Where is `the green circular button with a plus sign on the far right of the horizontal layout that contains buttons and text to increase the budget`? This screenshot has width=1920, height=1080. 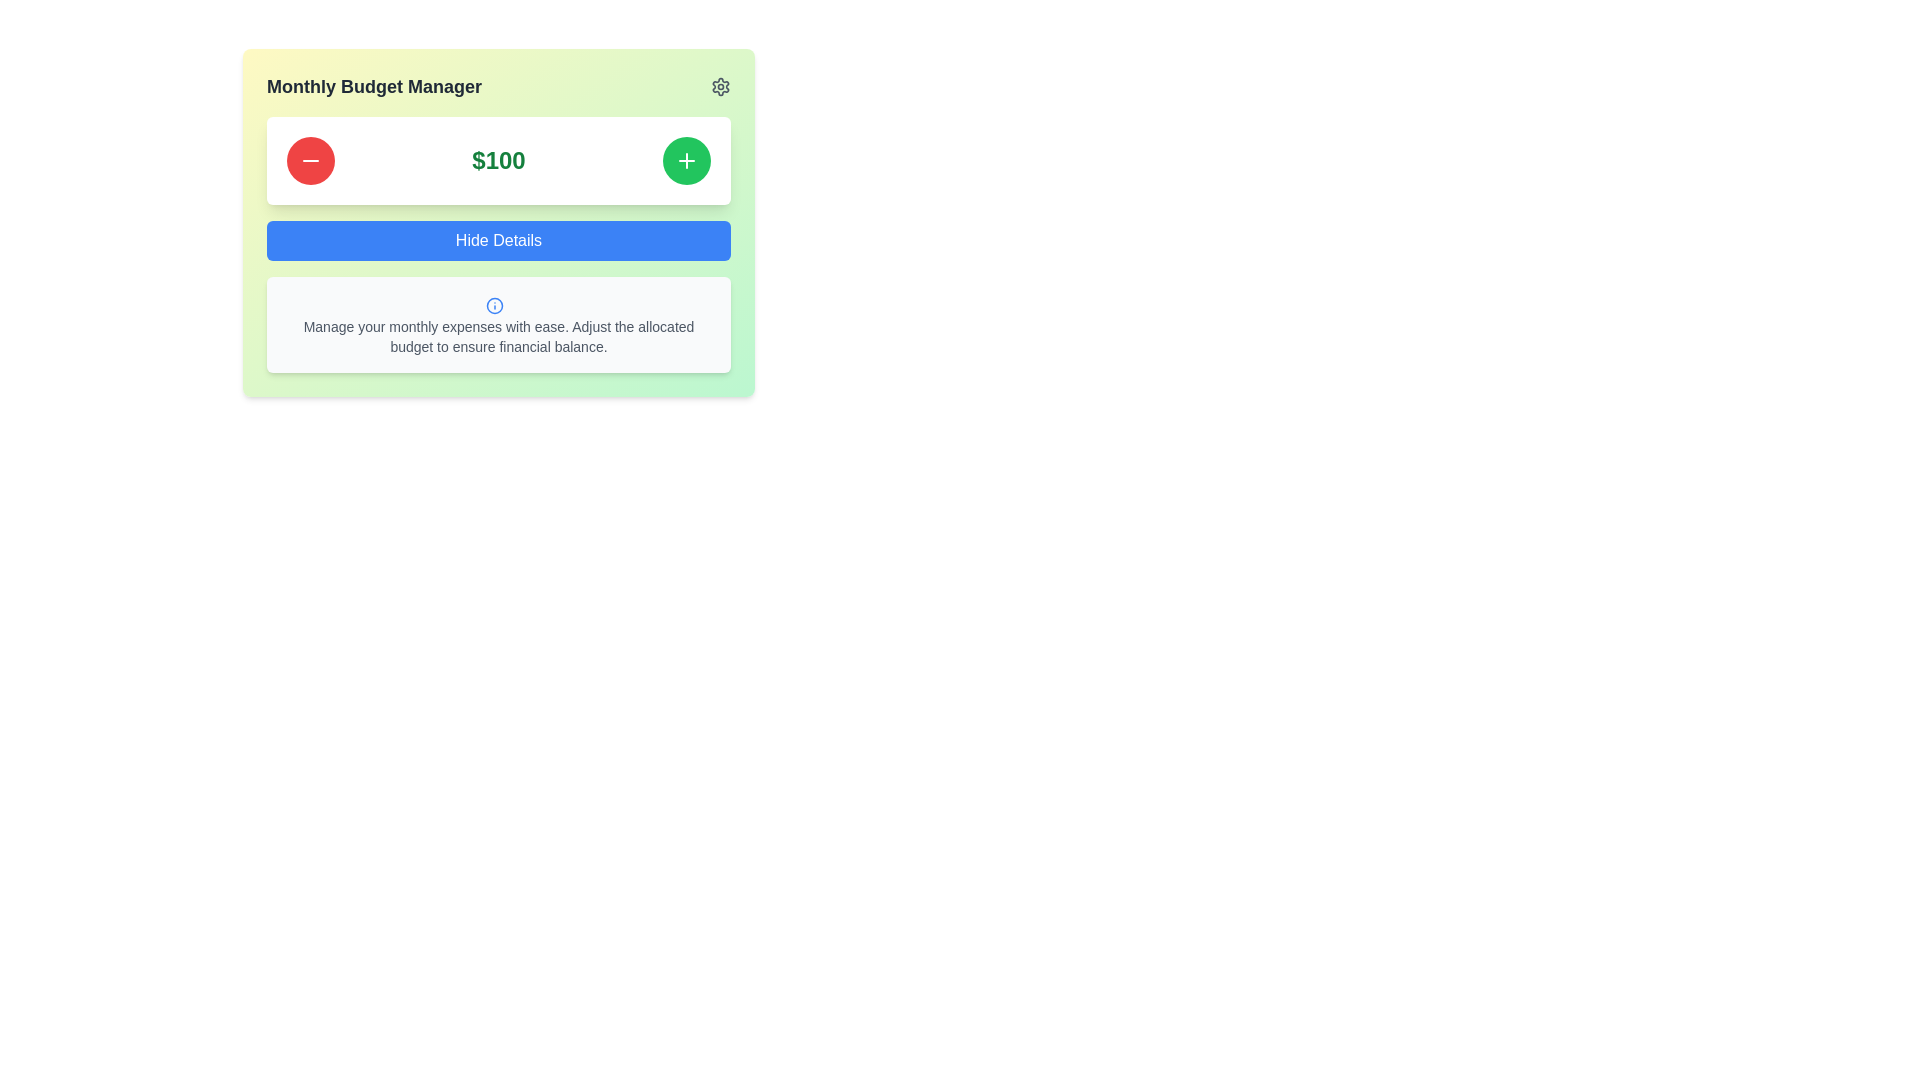 the green circular button with a plus sign on the far right of the horizontal layout that contains buttons and text to increase the budget is located at coordinates (499, 160).